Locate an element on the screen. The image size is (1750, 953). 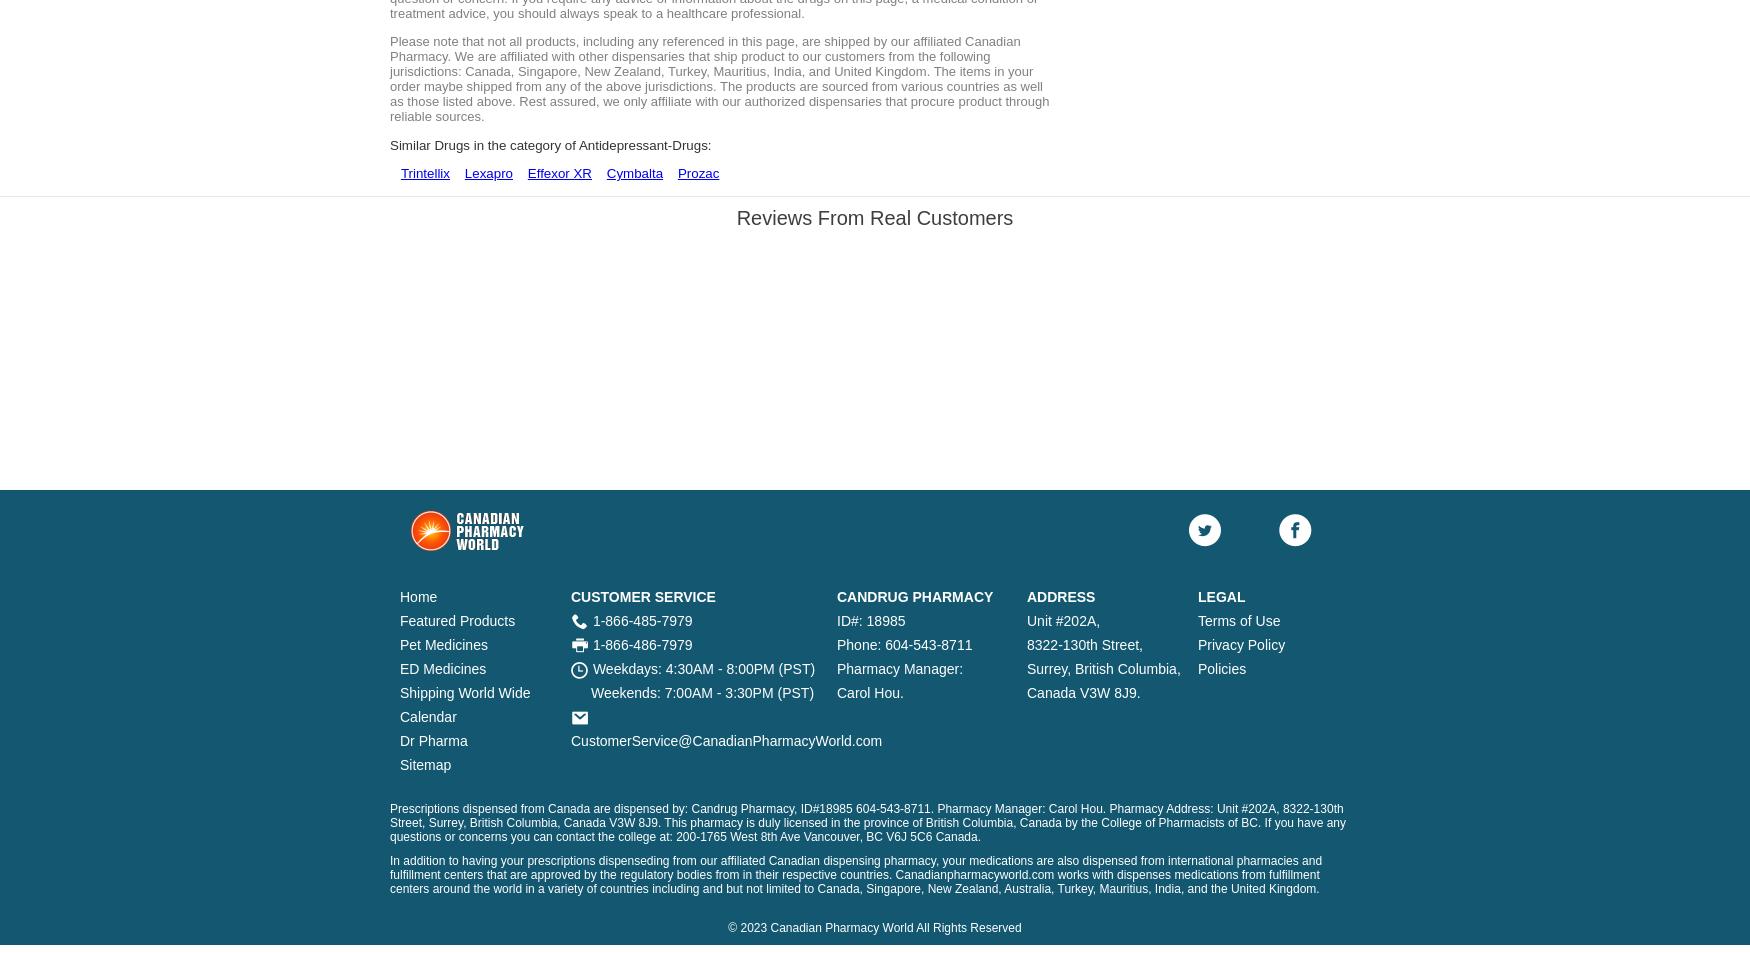
'Pet Medicines' is located at coordinates (443, 644).